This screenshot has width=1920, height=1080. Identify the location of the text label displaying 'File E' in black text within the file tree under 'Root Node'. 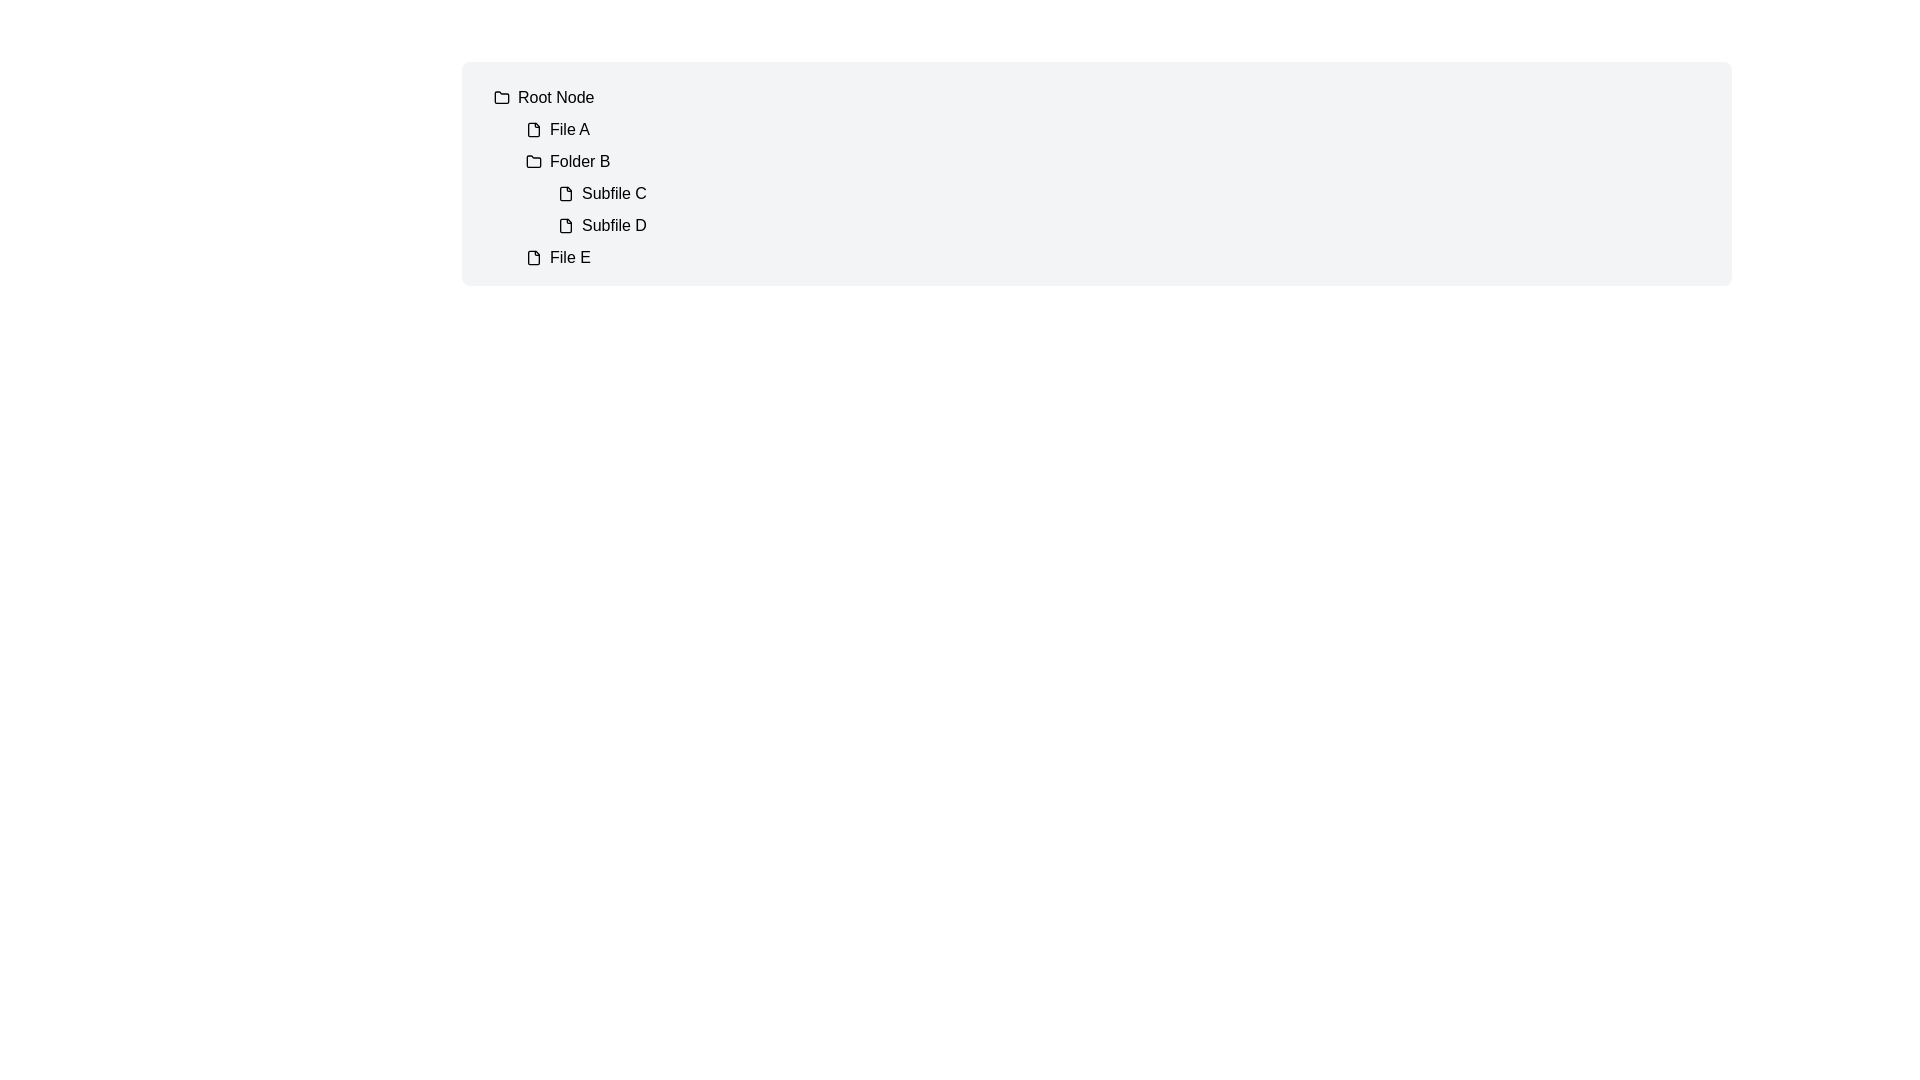
(569, 257).